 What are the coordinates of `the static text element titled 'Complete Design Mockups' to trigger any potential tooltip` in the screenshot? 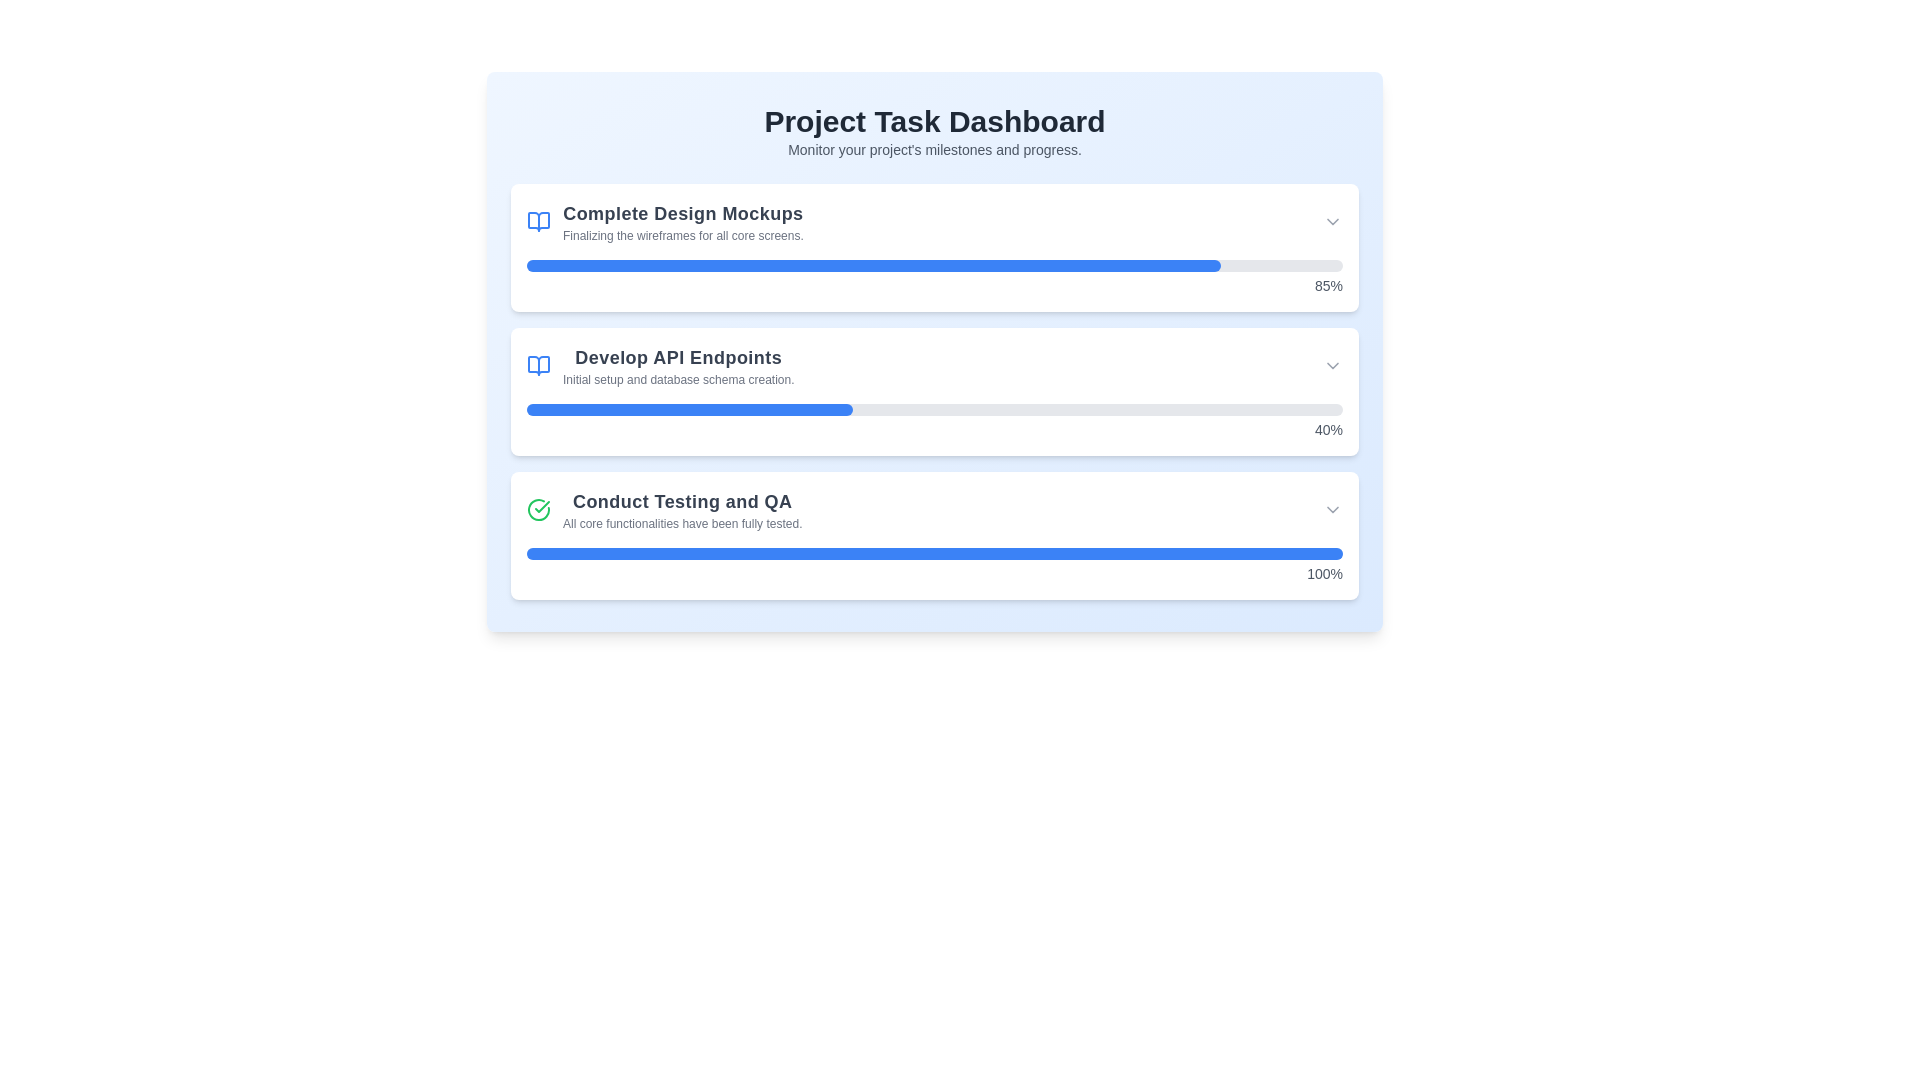 It's located at (683, 222).